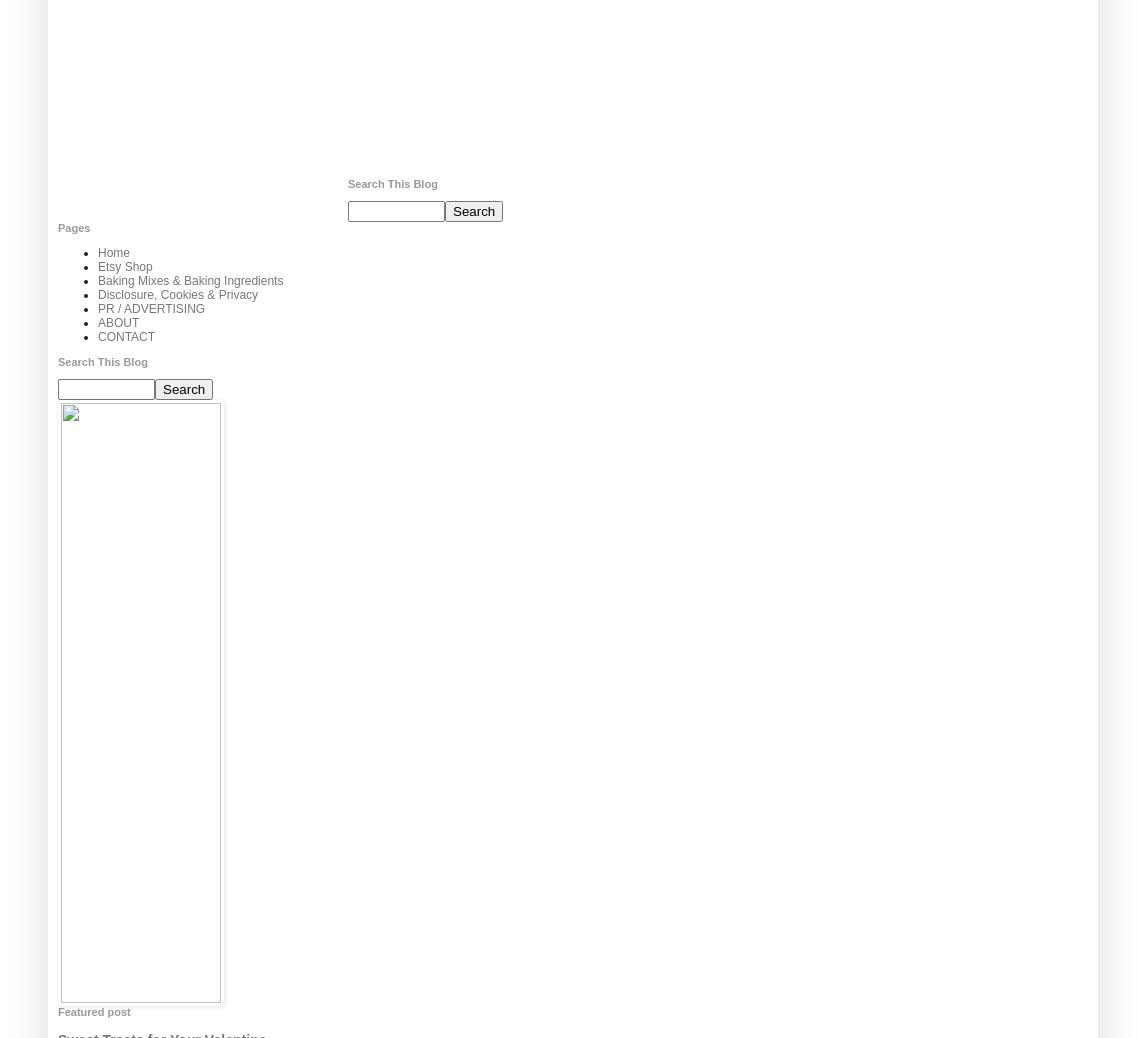 This screenshot has height=1038, width=1138. Describe the element at coordinates (118, 323) in the screenshot. I see `'ABOUT'` at that location.